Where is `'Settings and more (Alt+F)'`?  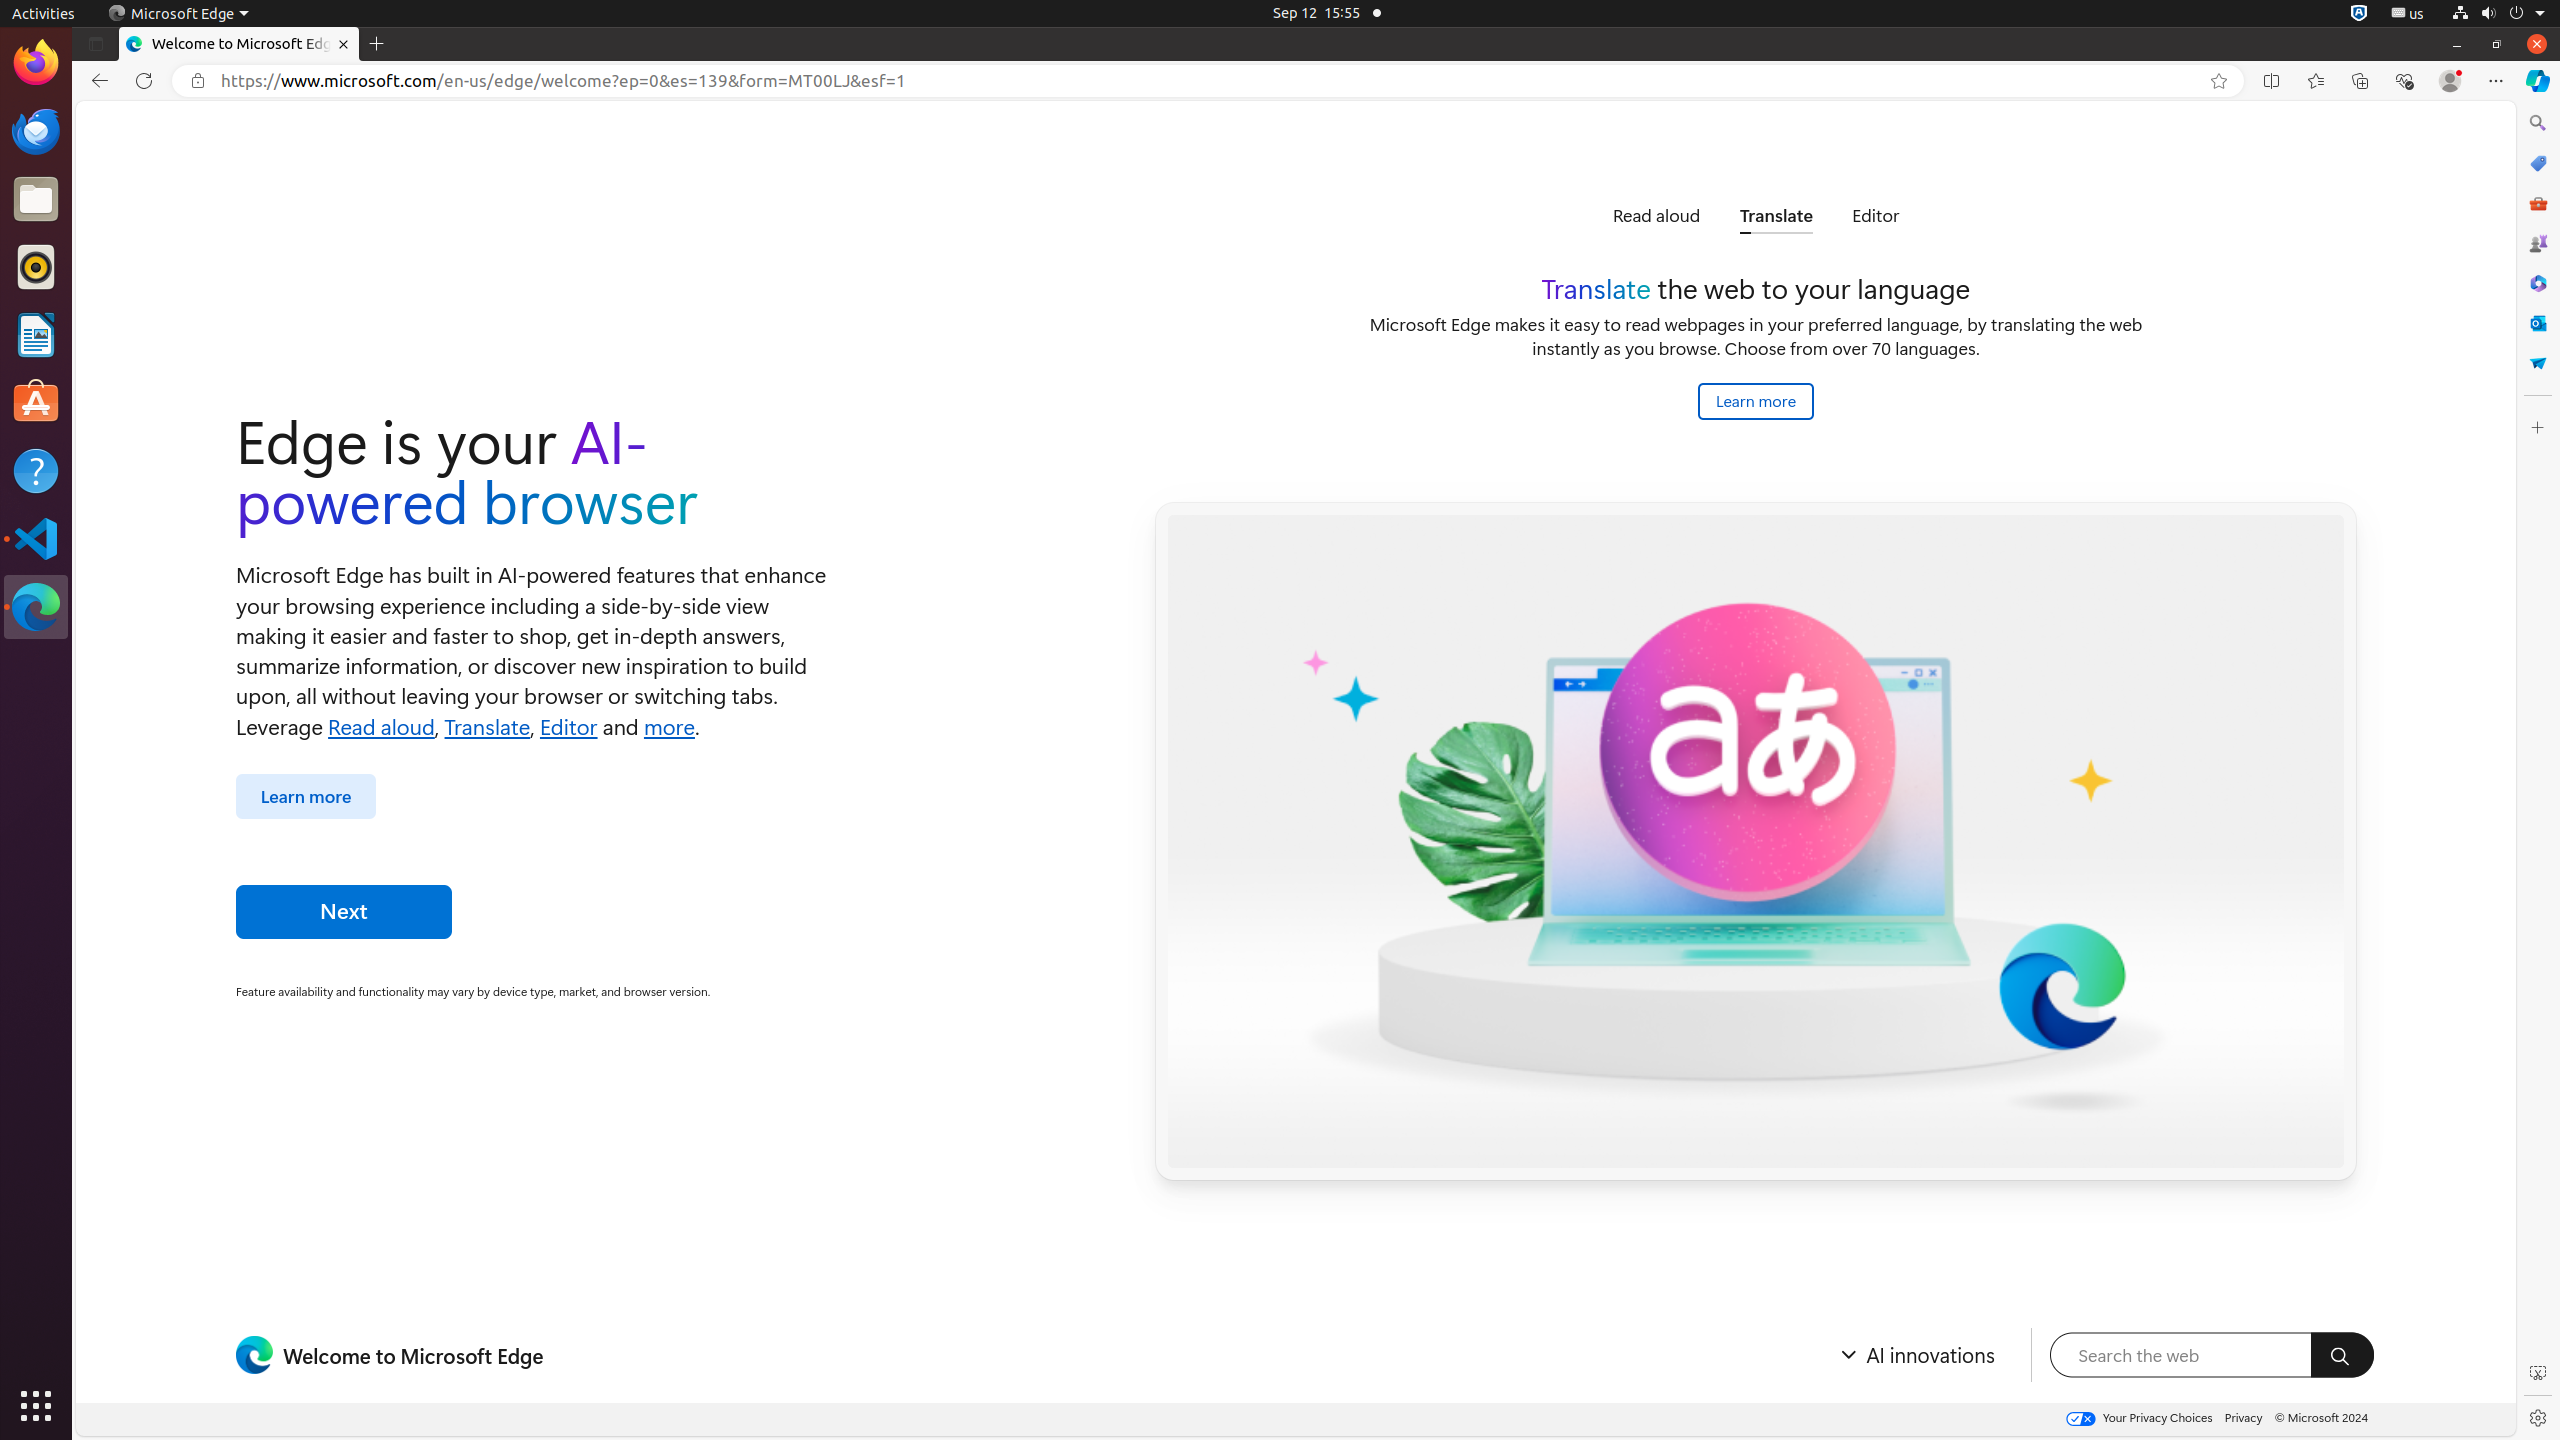 'Settings and more (Alt+F)' is located at coordinates (2495, 80).